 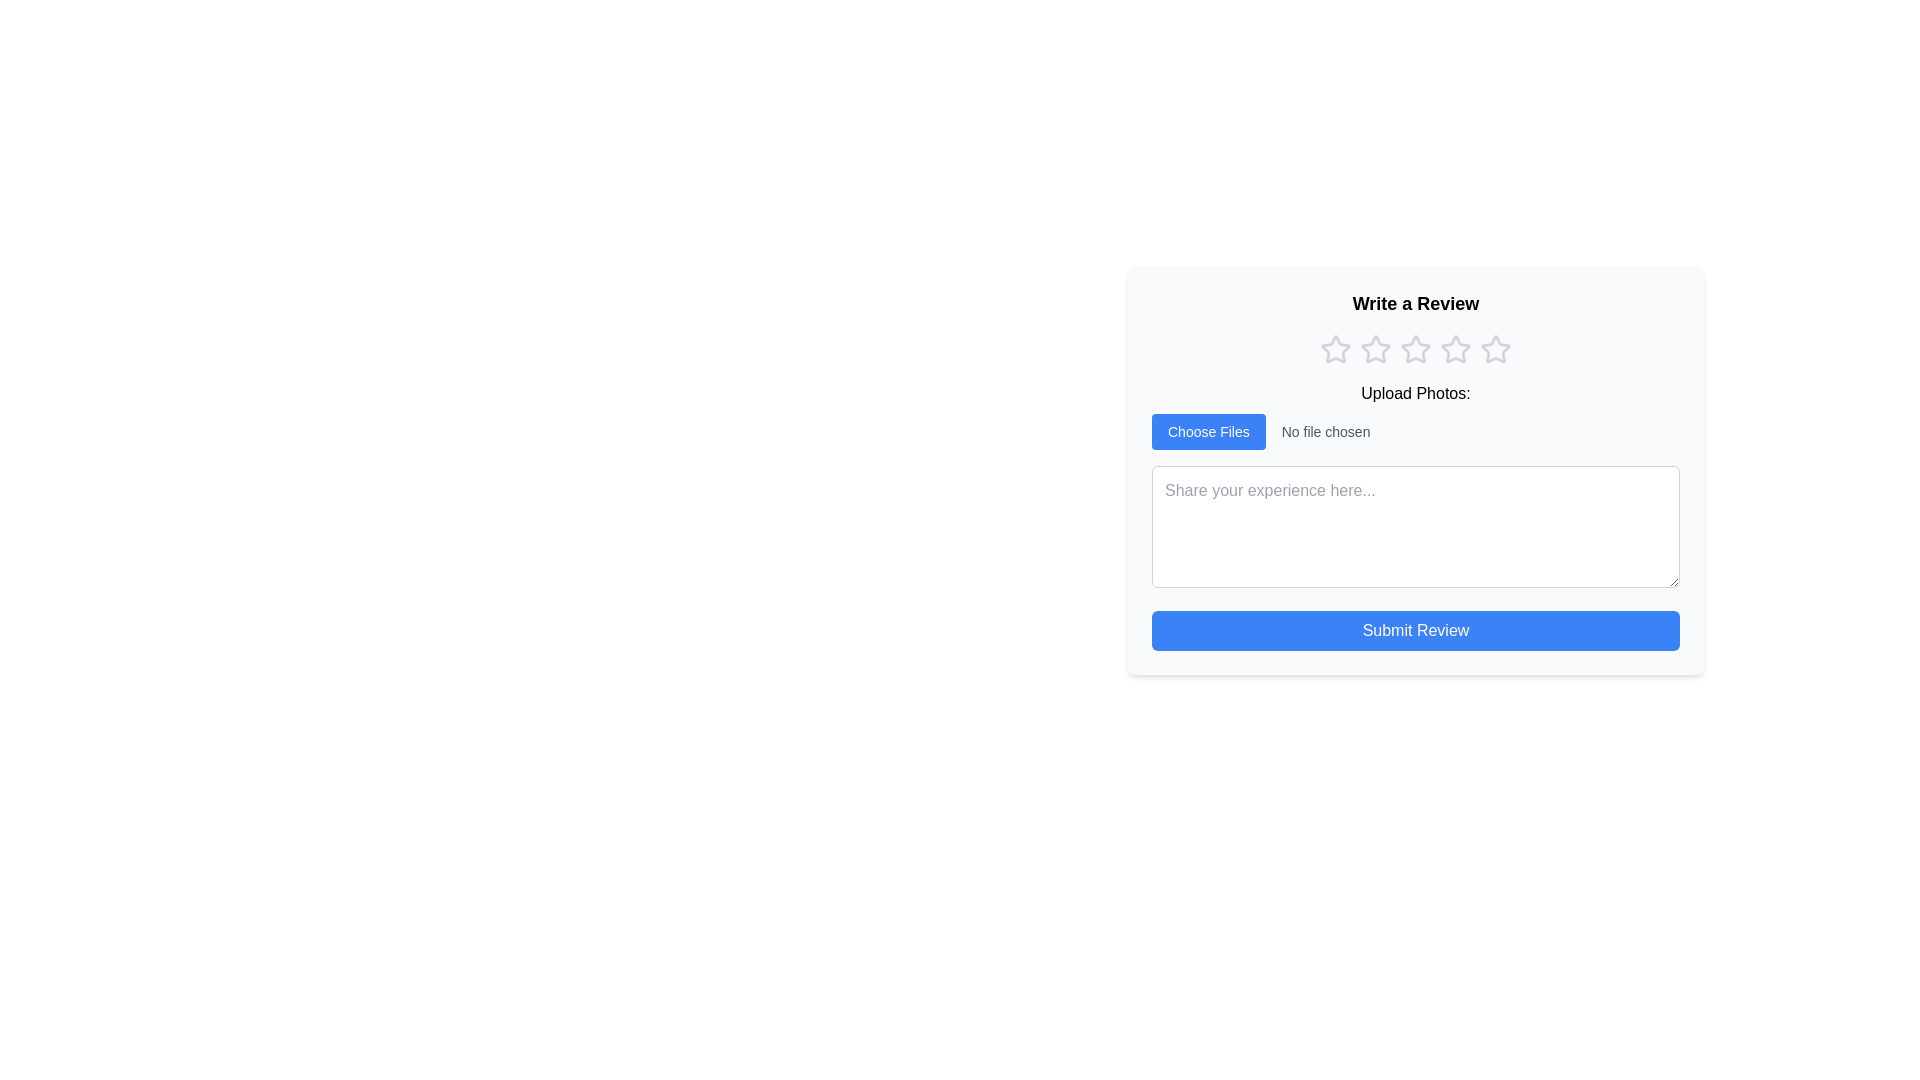 What do you see at coordinates (1415, 349) in the screenshot?
I see `the third star icon in the five-level rating system under the 'Write a Review' header` at bounding box center [1415, 349].